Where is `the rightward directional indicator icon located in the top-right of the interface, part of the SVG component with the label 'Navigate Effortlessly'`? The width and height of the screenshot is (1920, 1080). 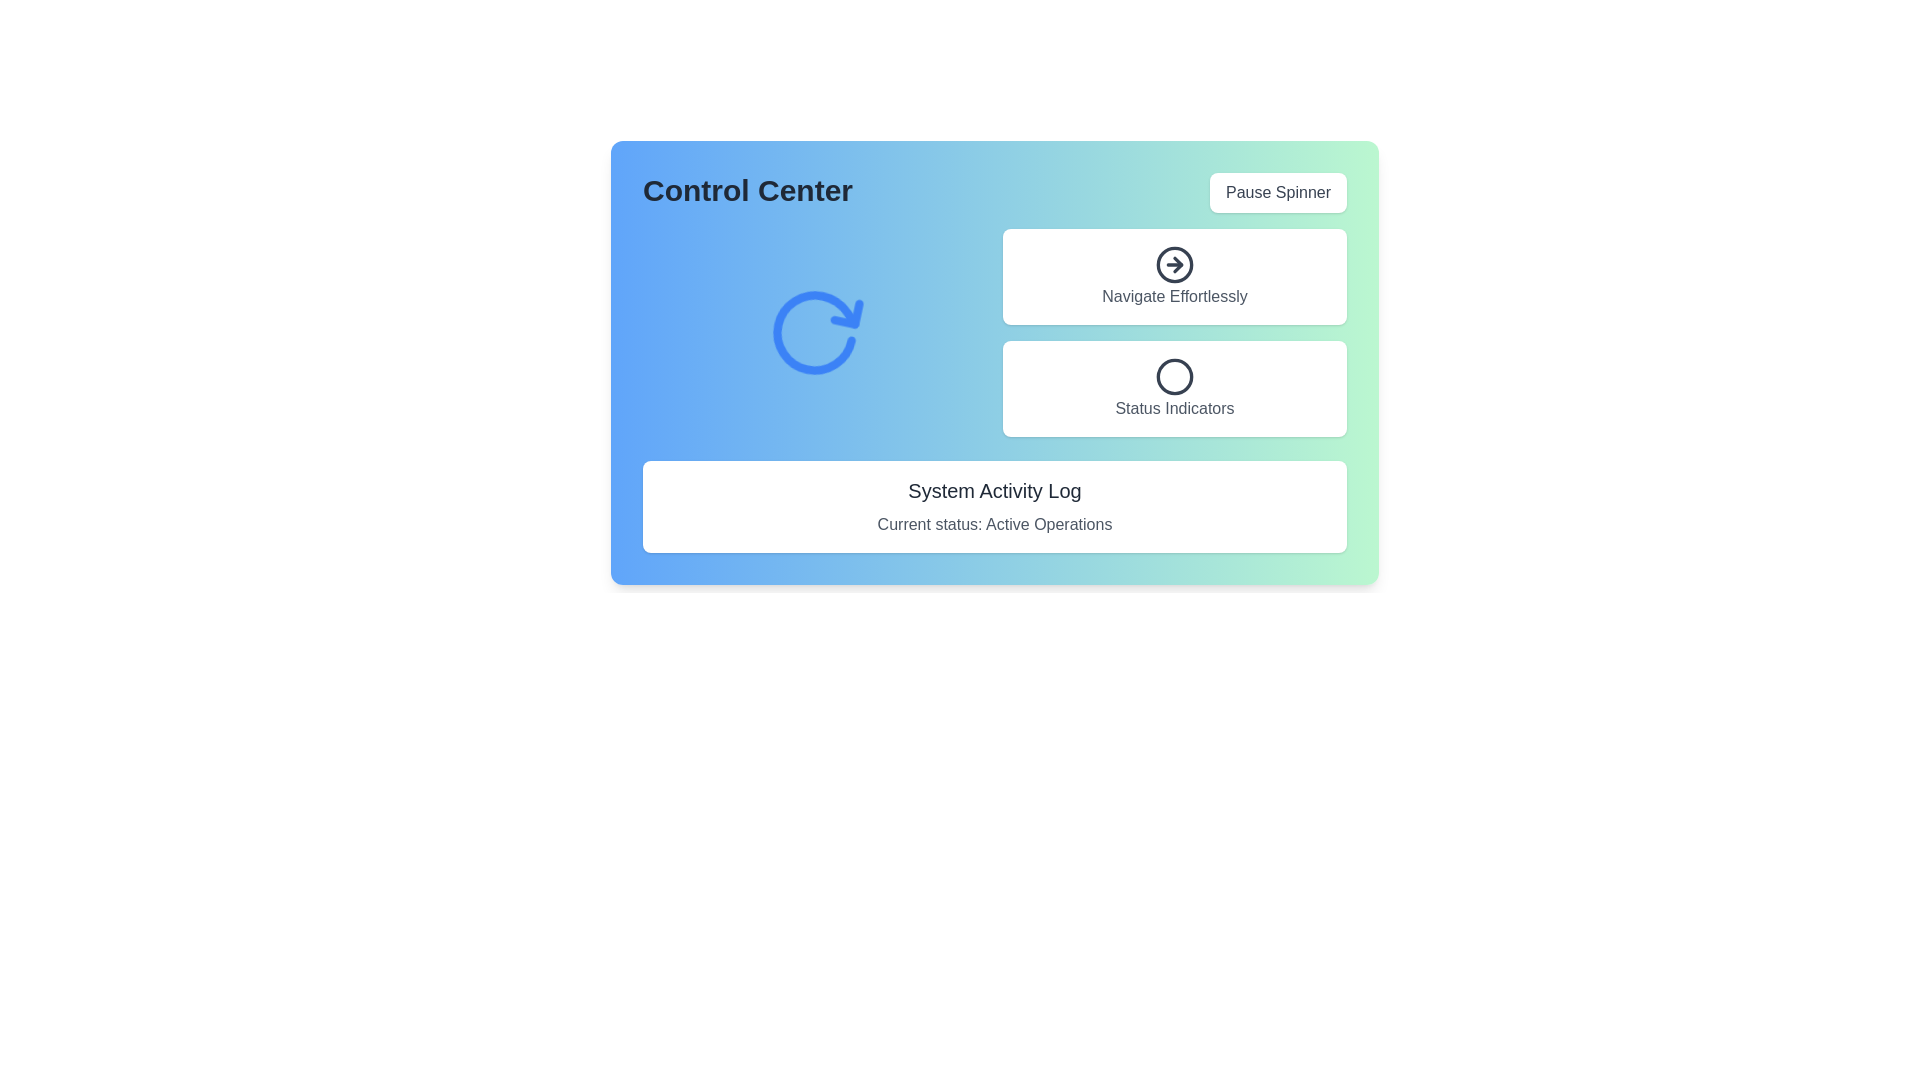
the rightward directional indicator icon located in the top-right of the interface, part of the SVG component with the label 'Navigate Effortlessly' is located at coordinates (1177, 264).